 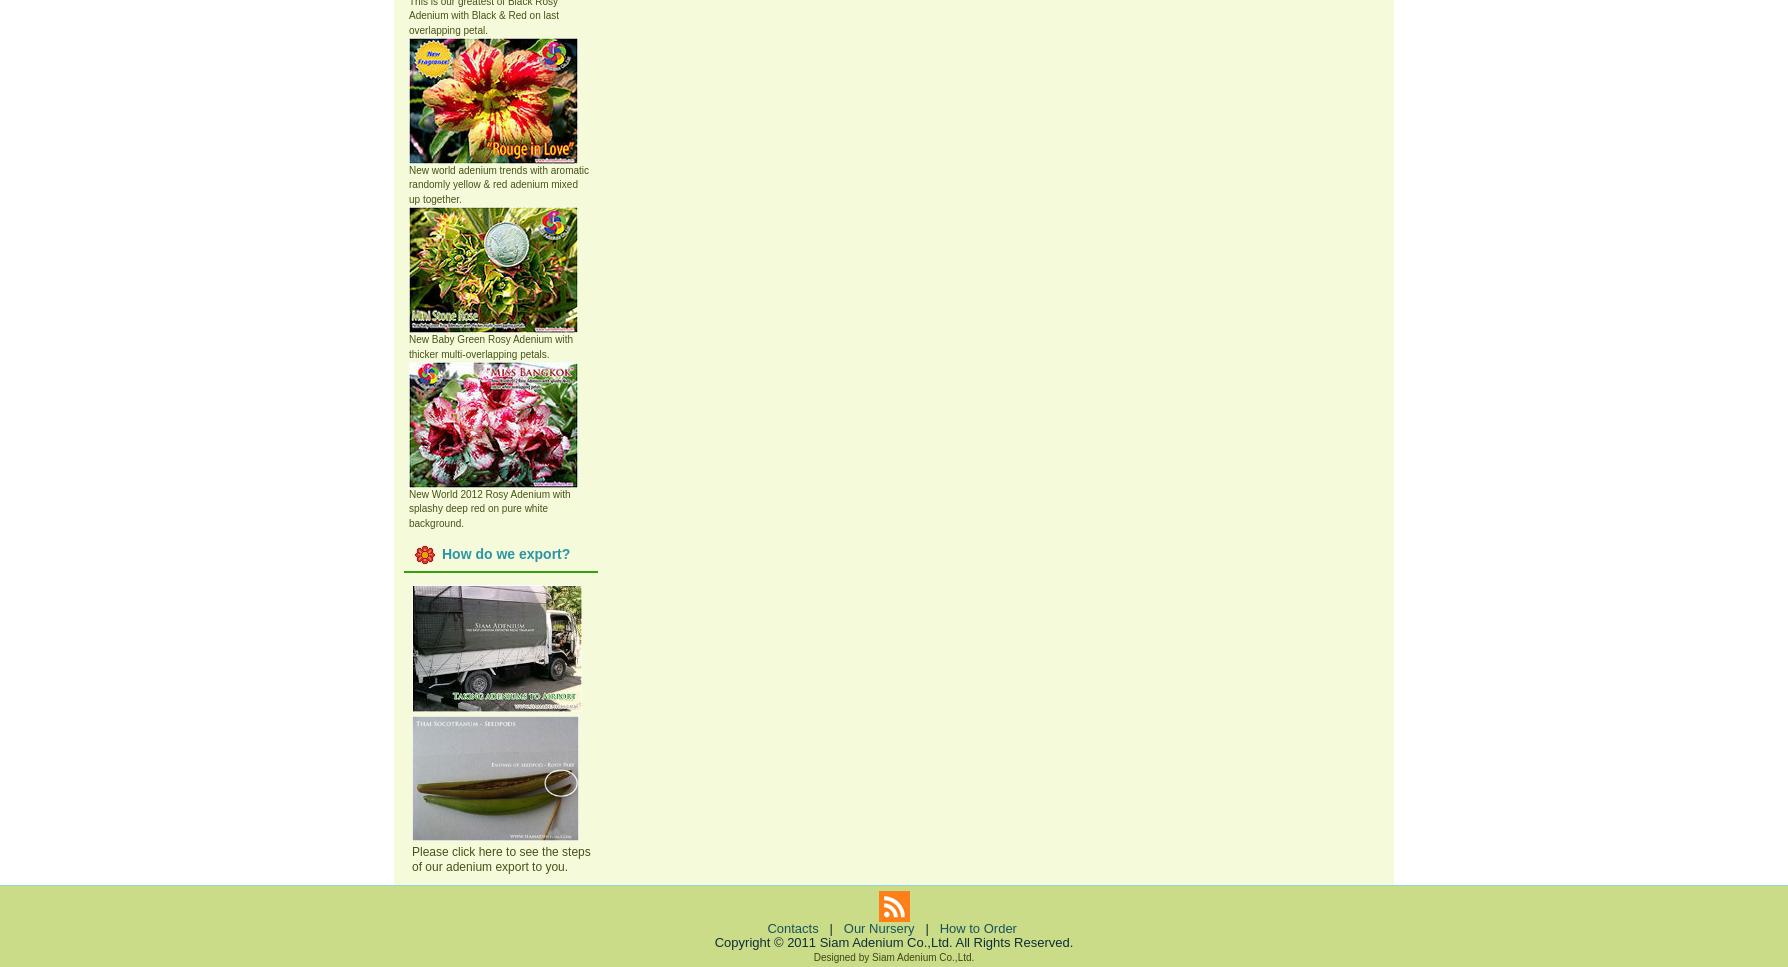 I want to click on 'New World 2012 Rosy Adenium with splashy deep red on pure white background.', so click(x=489, y=506).